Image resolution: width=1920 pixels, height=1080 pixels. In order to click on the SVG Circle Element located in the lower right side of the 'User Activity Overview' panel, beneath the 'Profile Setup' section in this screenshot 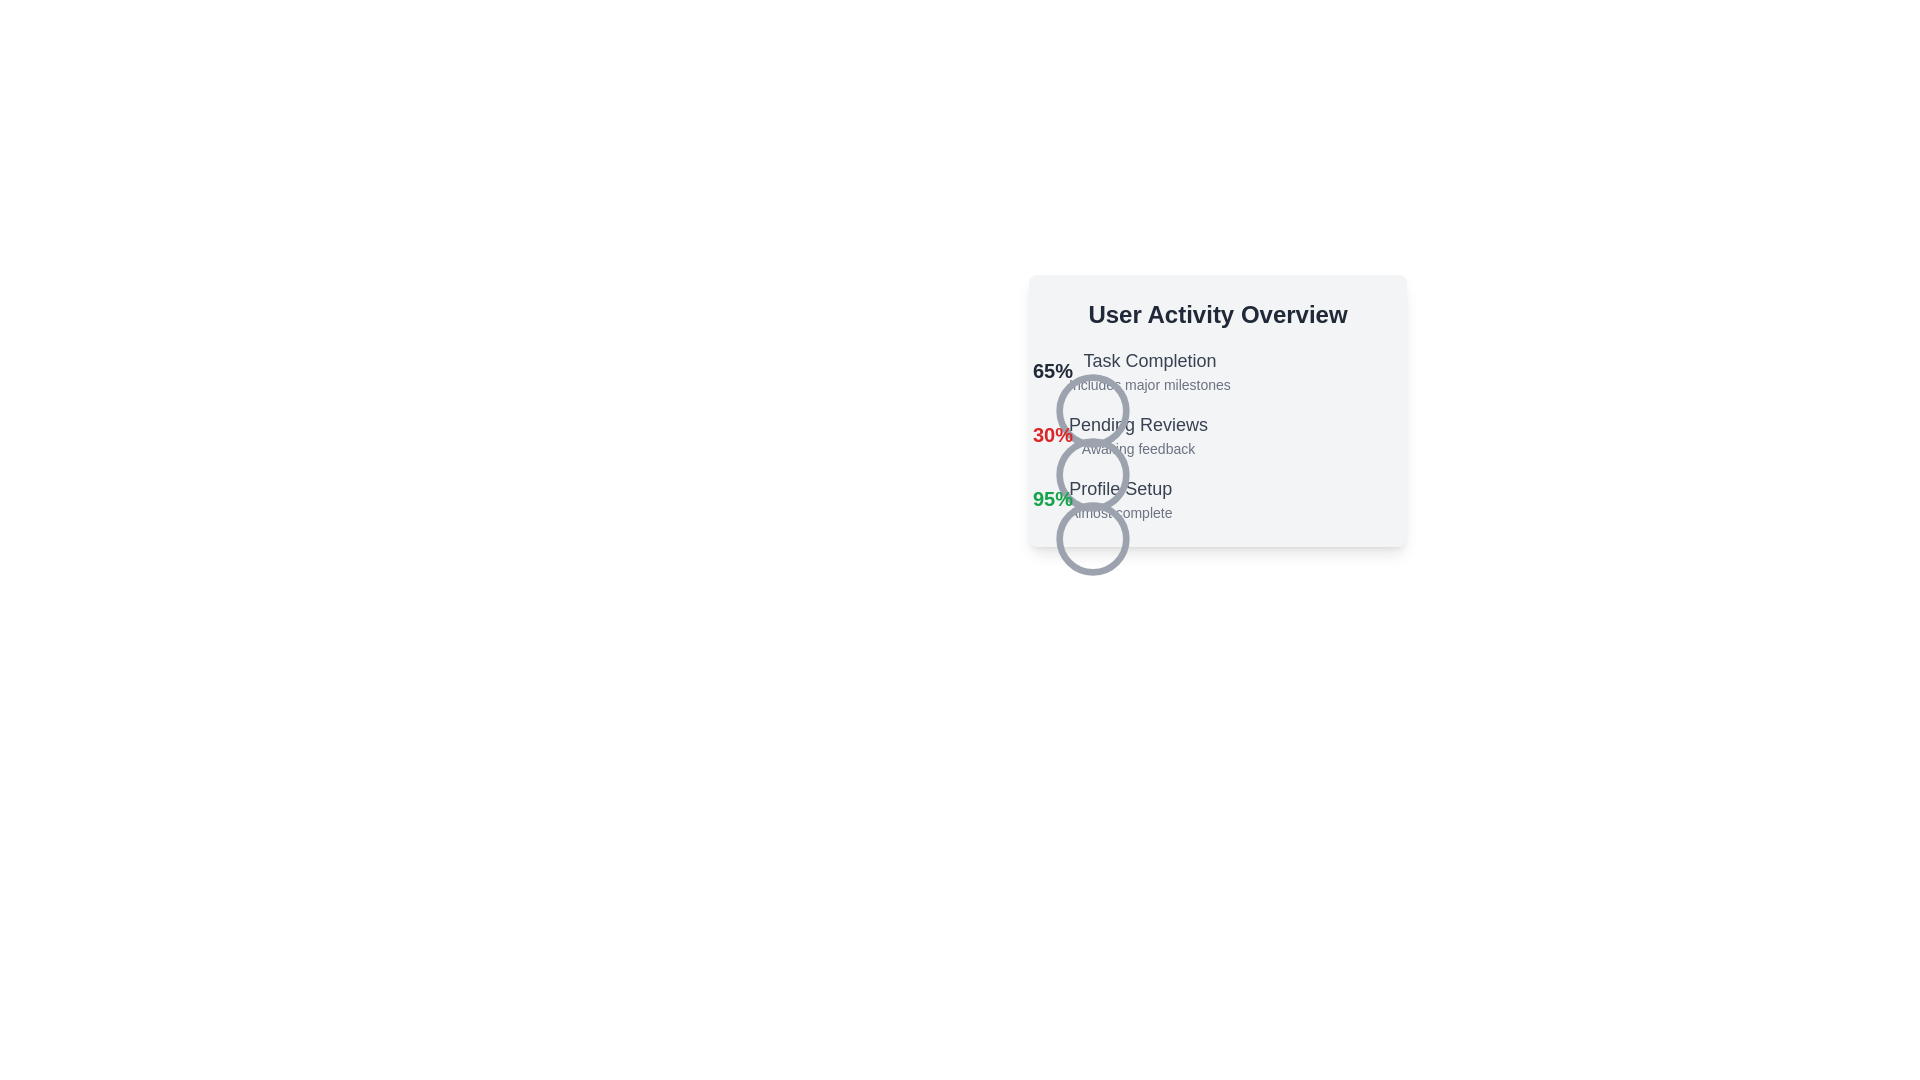, I will do `click(1092, 536)`.